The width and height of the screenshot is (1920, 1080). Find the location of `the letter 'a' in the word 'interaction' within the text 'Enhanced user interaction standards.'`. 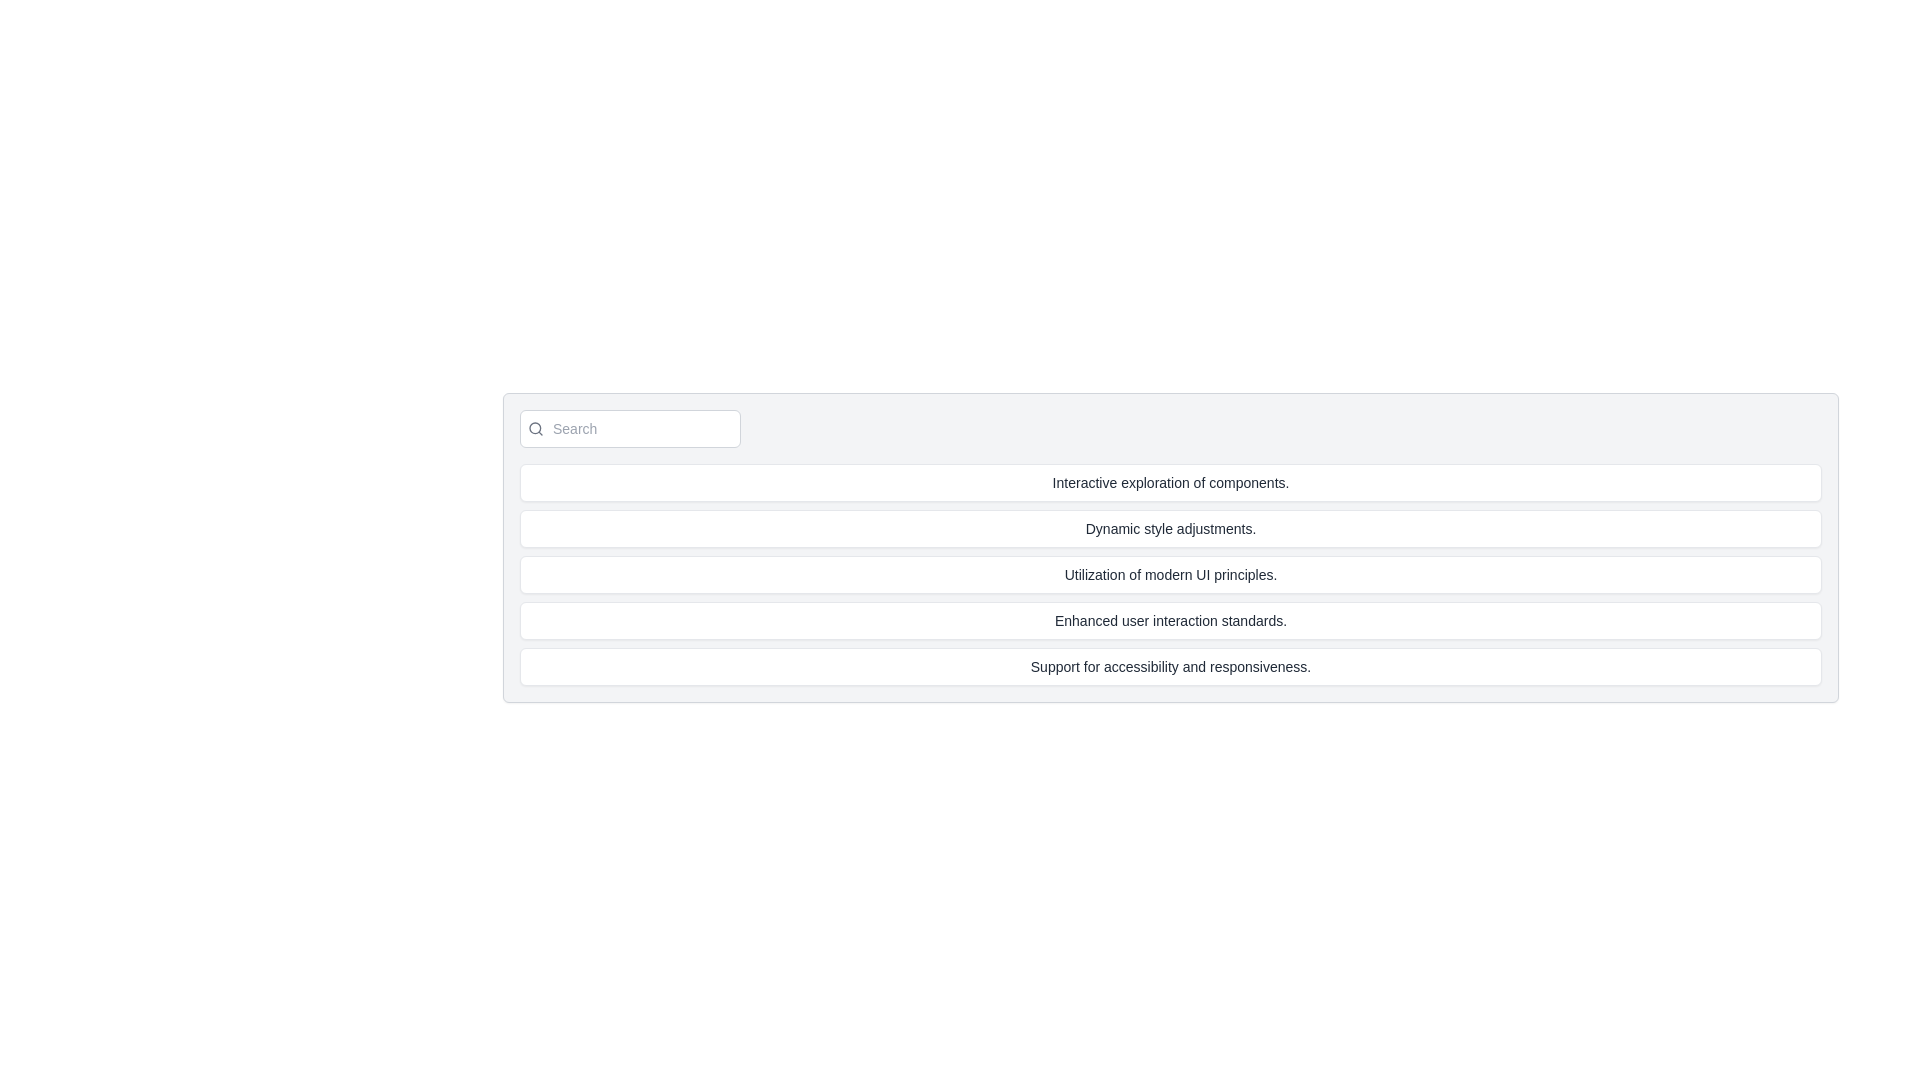

the letter 'a' in the word 'interaction' within the text 'Enhanced user interaction standards.' is located at coordinates (1184, 620).